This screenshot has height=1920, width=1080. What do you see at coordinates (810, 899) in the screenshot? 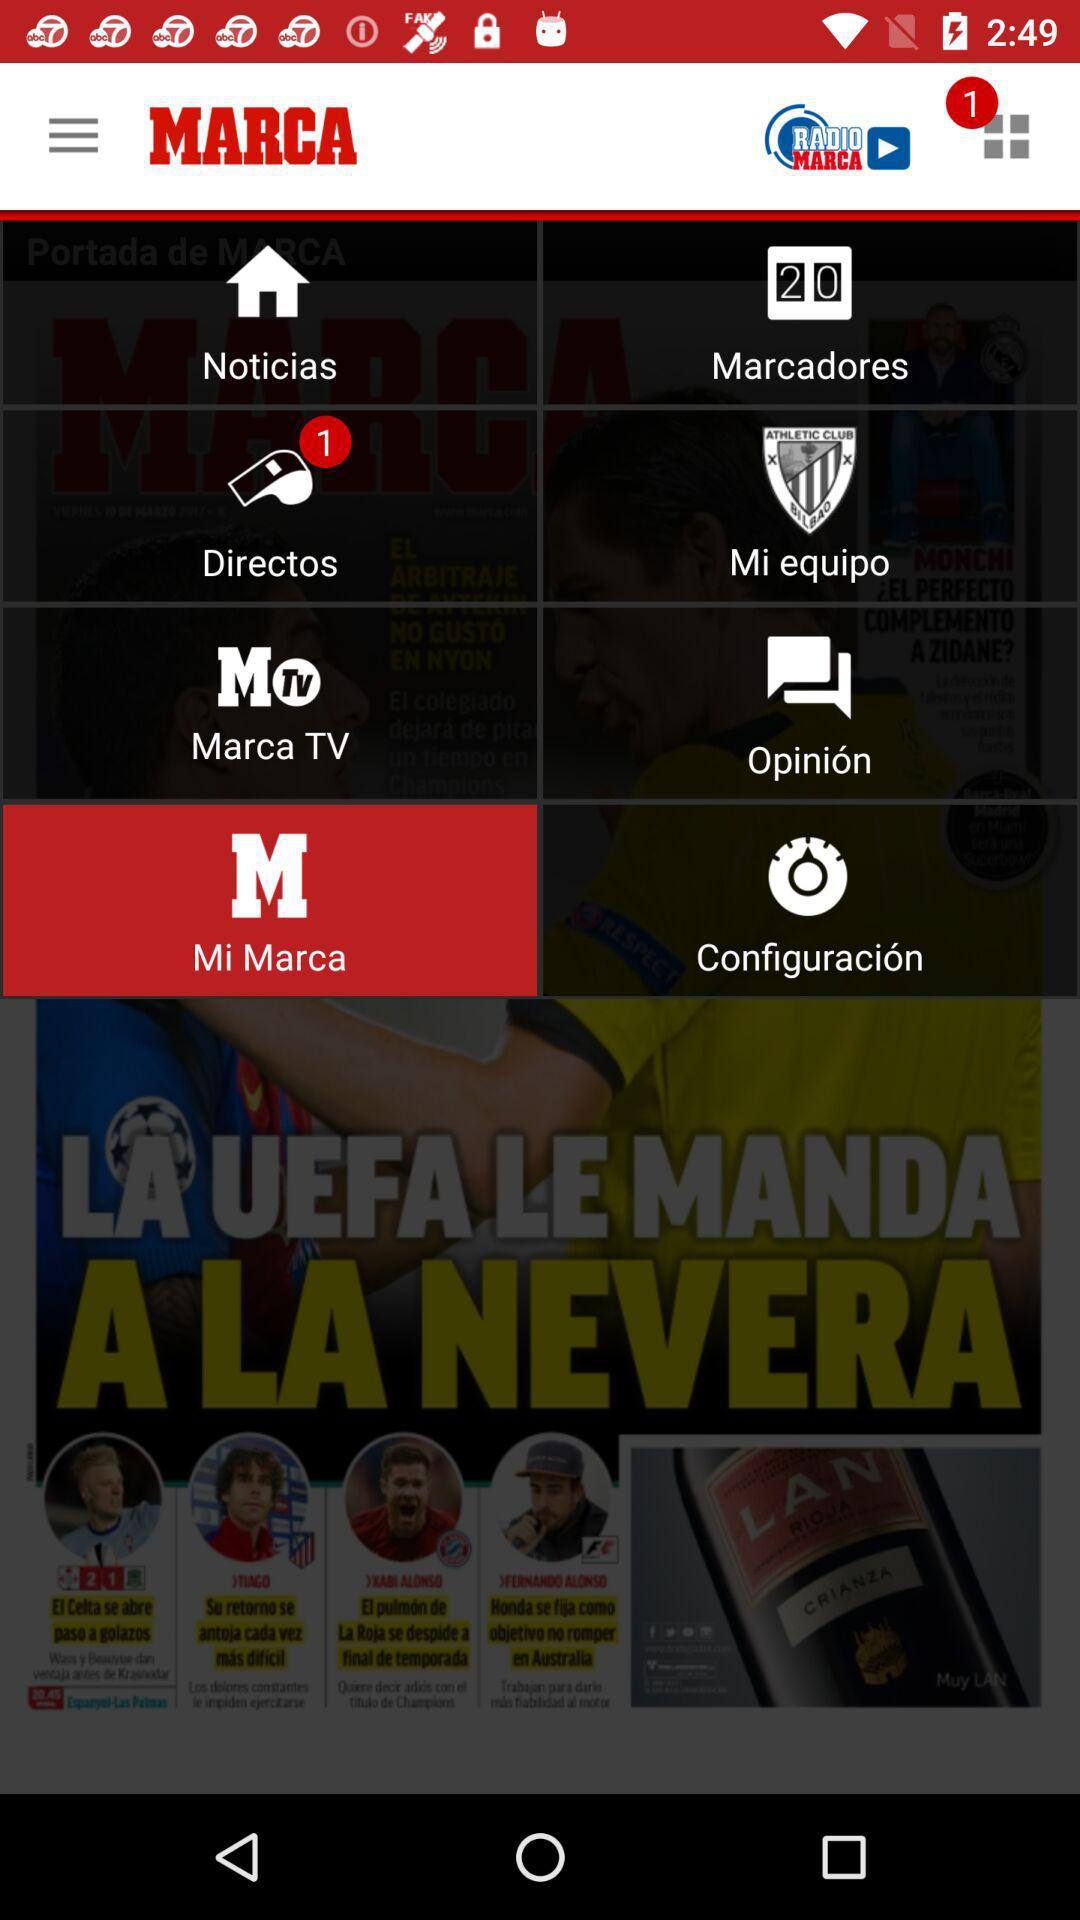
I see `button on navigation bar` at bounding box center [810, 899].